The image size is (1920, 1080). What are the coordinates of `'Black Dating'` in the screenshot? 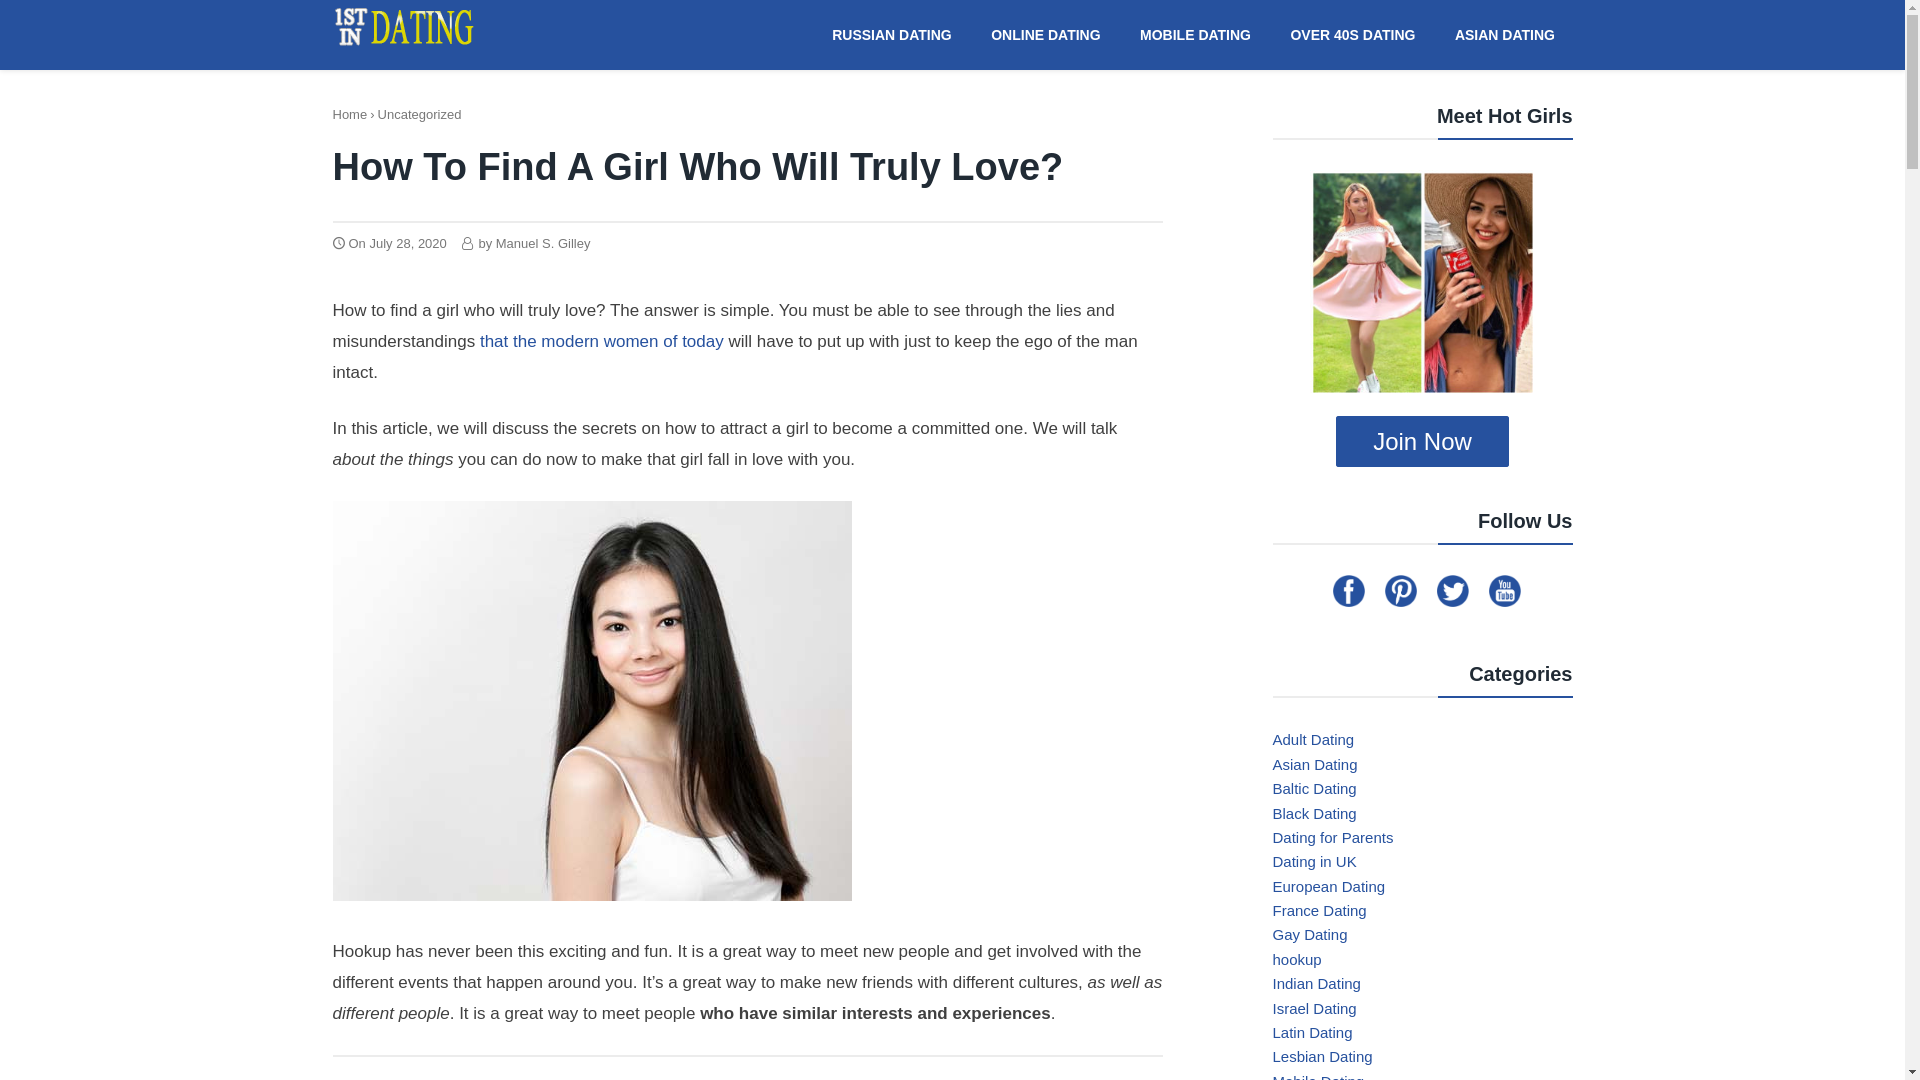 It's located at (1314, 812).